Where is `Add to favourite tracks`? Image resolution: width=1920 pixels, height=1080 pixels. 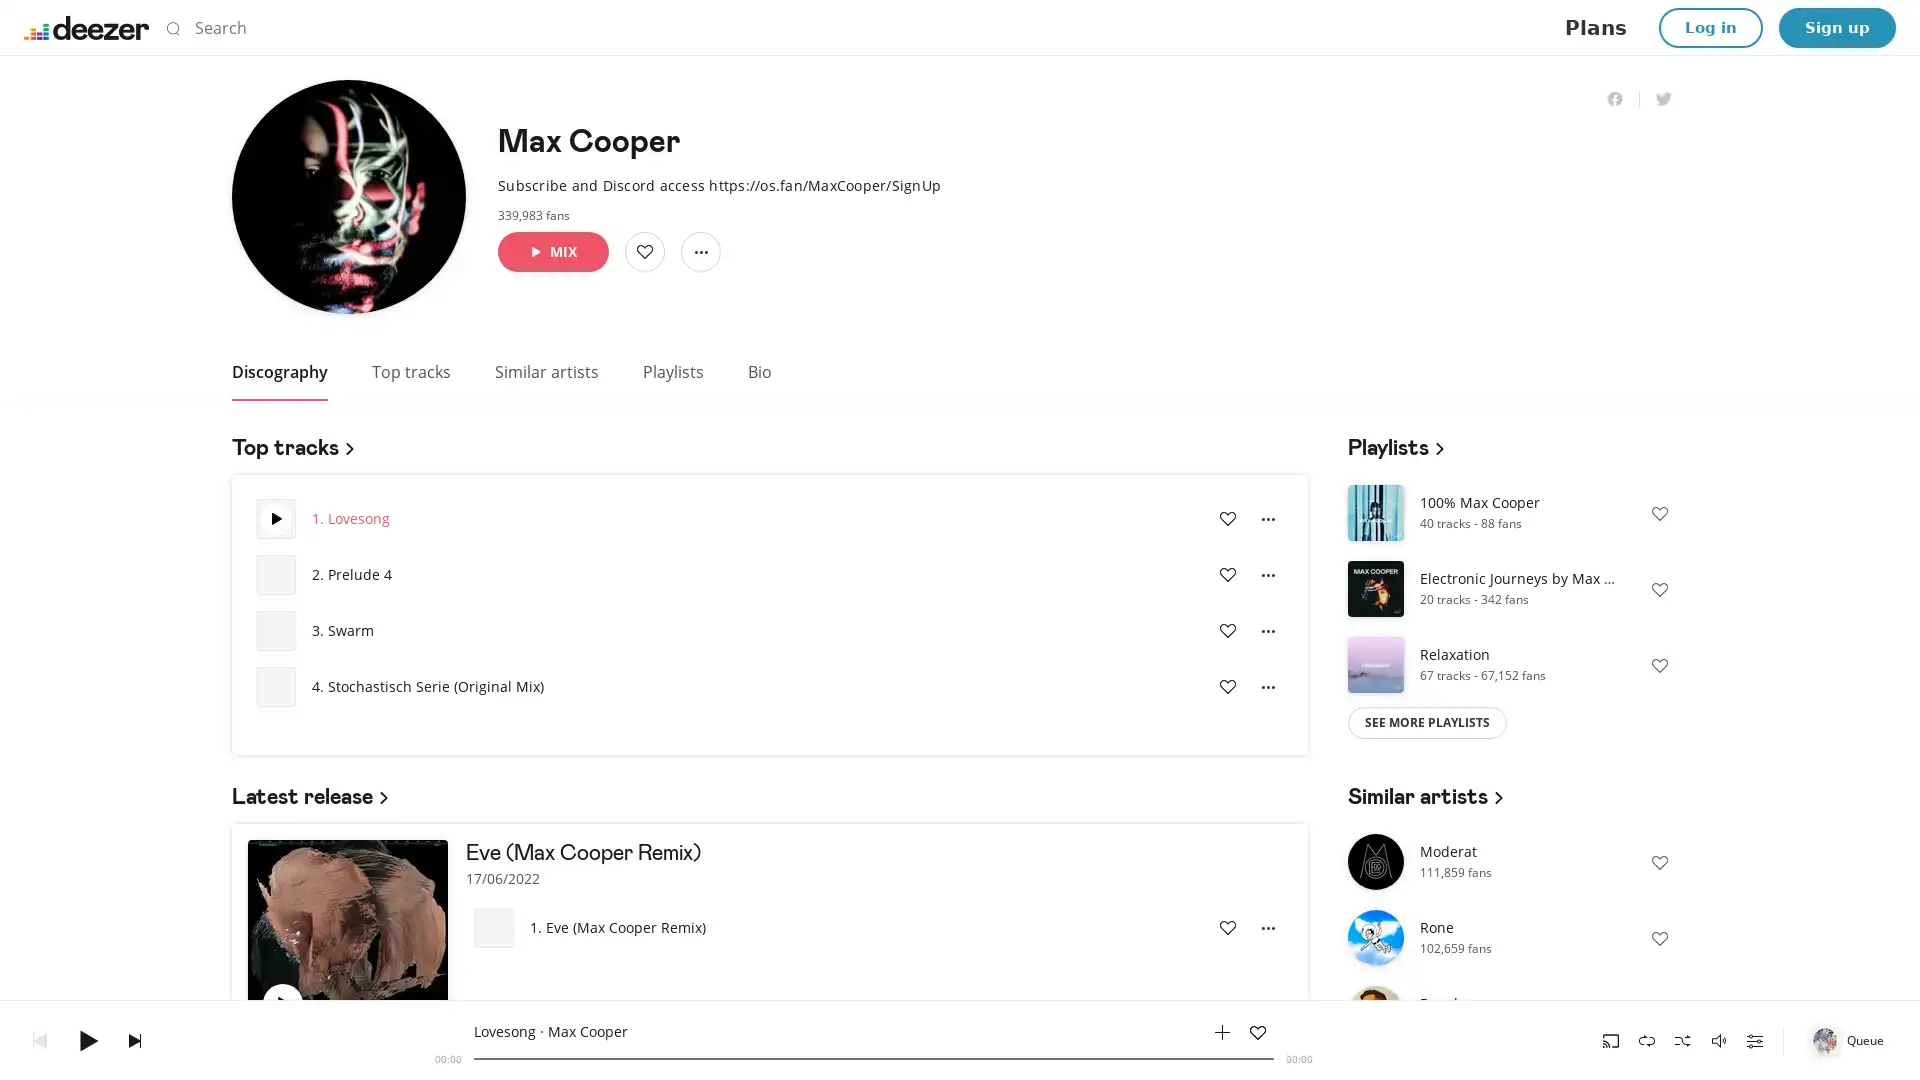
Add to favourite tracks is located at coordinates (335, 1003).